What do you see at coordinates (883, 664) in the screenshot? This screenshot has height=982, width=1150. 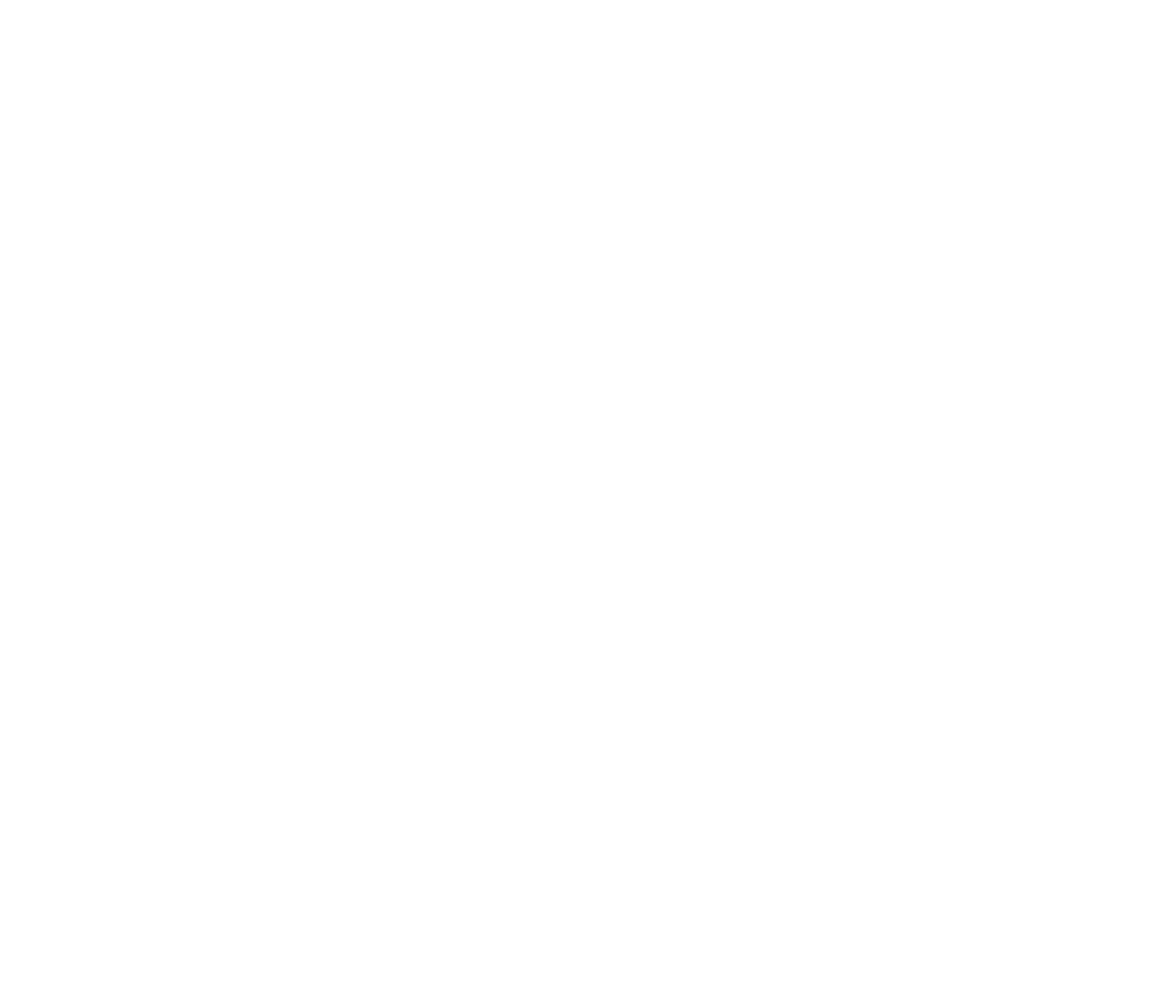 I see `'MTPLM 4500 kg'` at bounding box center [883, 664].